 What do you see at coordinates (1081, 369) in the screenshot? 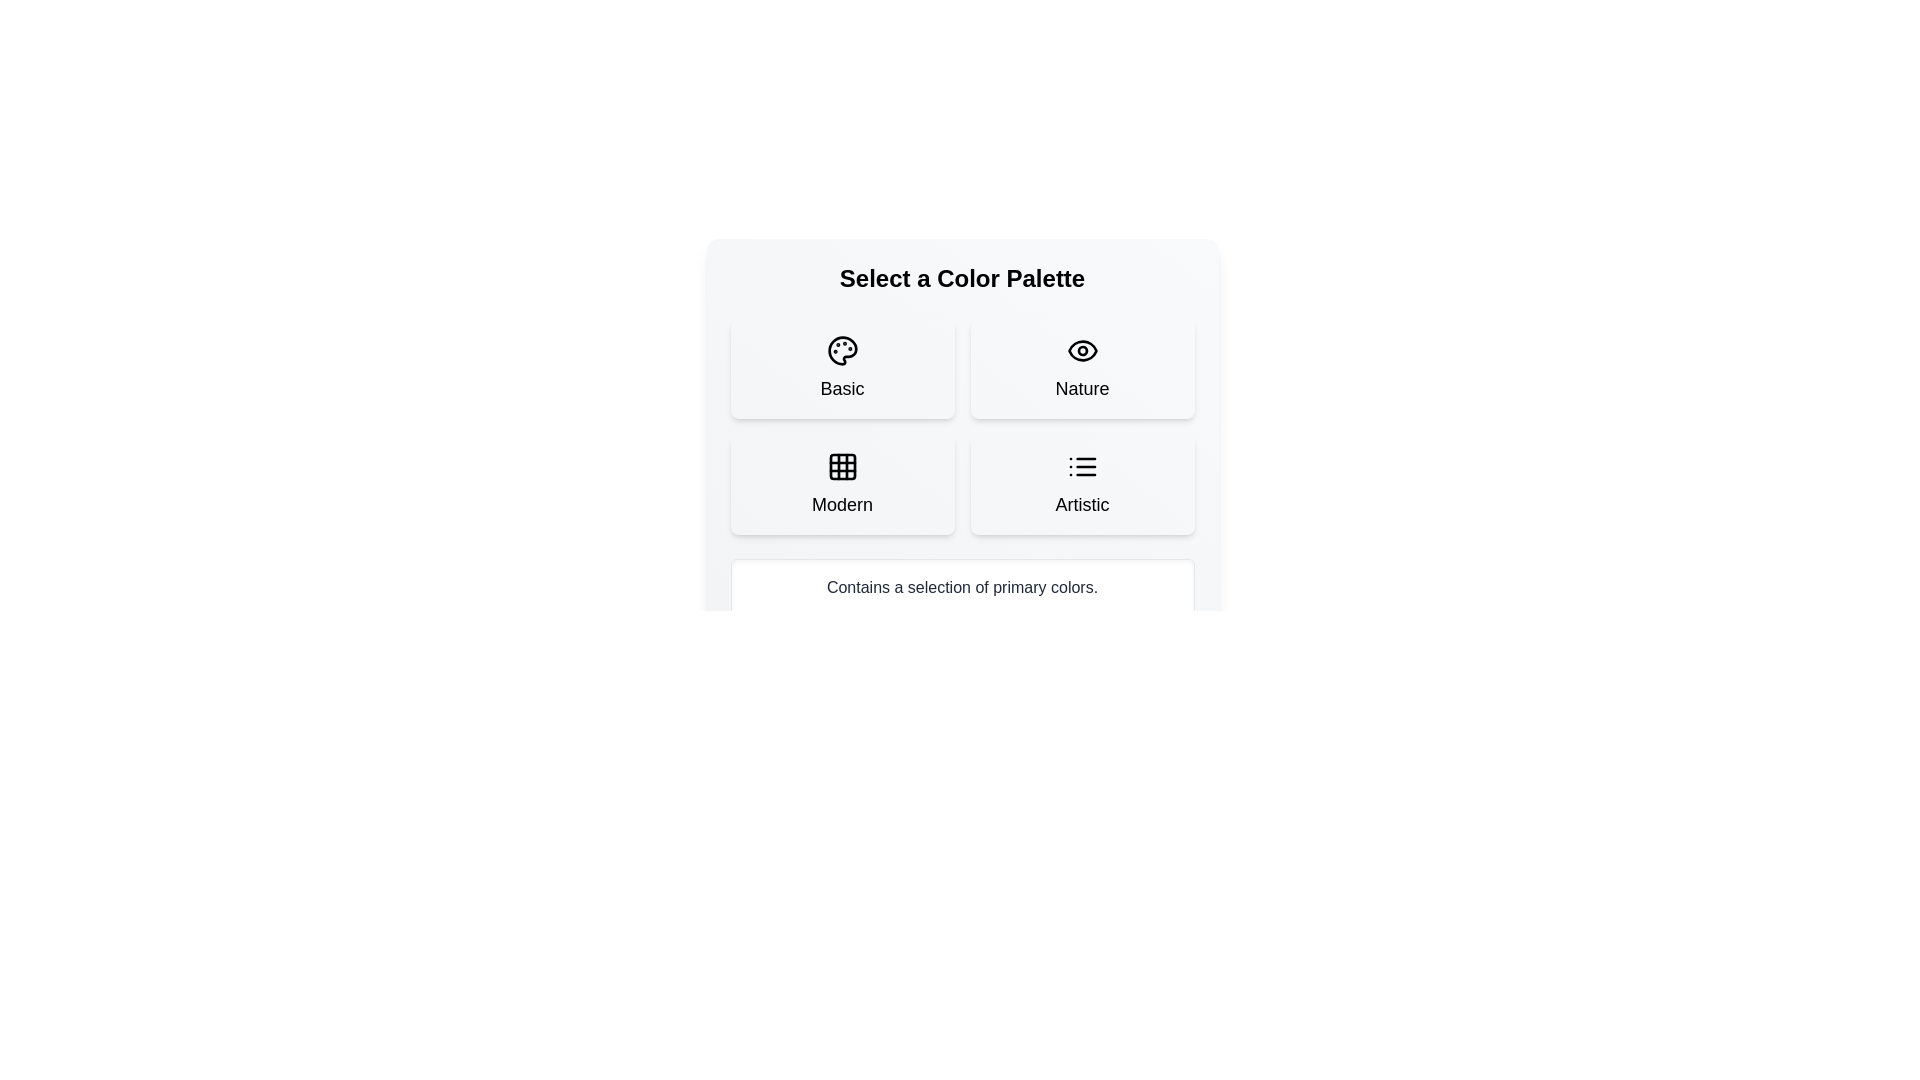
I see `the color palette Nature by clicking on its corresponding button` at bounding box center [1081, 369].